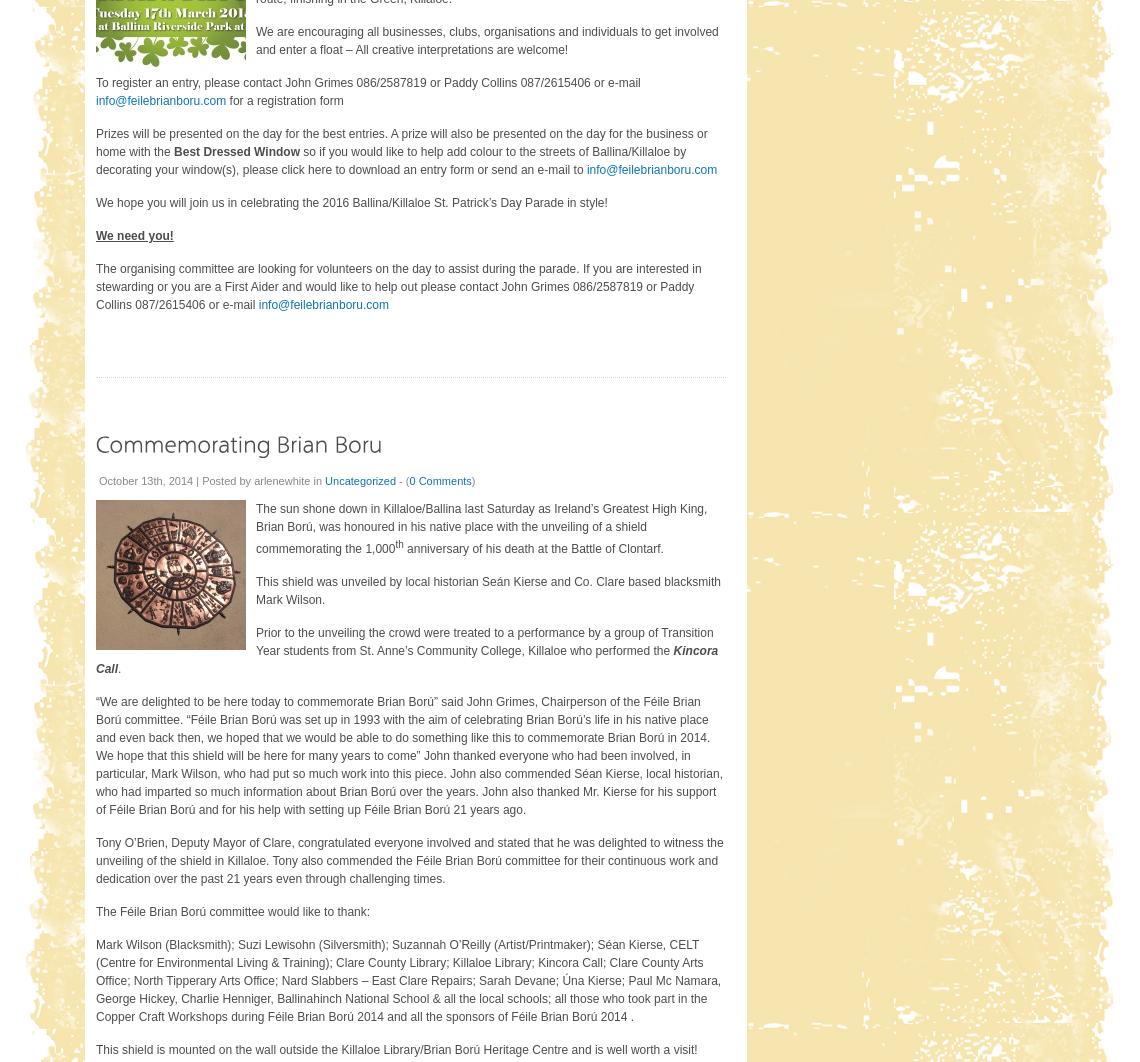  Describe the element at coordinates (366, 81) in the screenshot. I see `'To register an entry, please contact John Grimes 086/2587819 or Paddy Collins 087/2615406 or e-mail'` at that location.